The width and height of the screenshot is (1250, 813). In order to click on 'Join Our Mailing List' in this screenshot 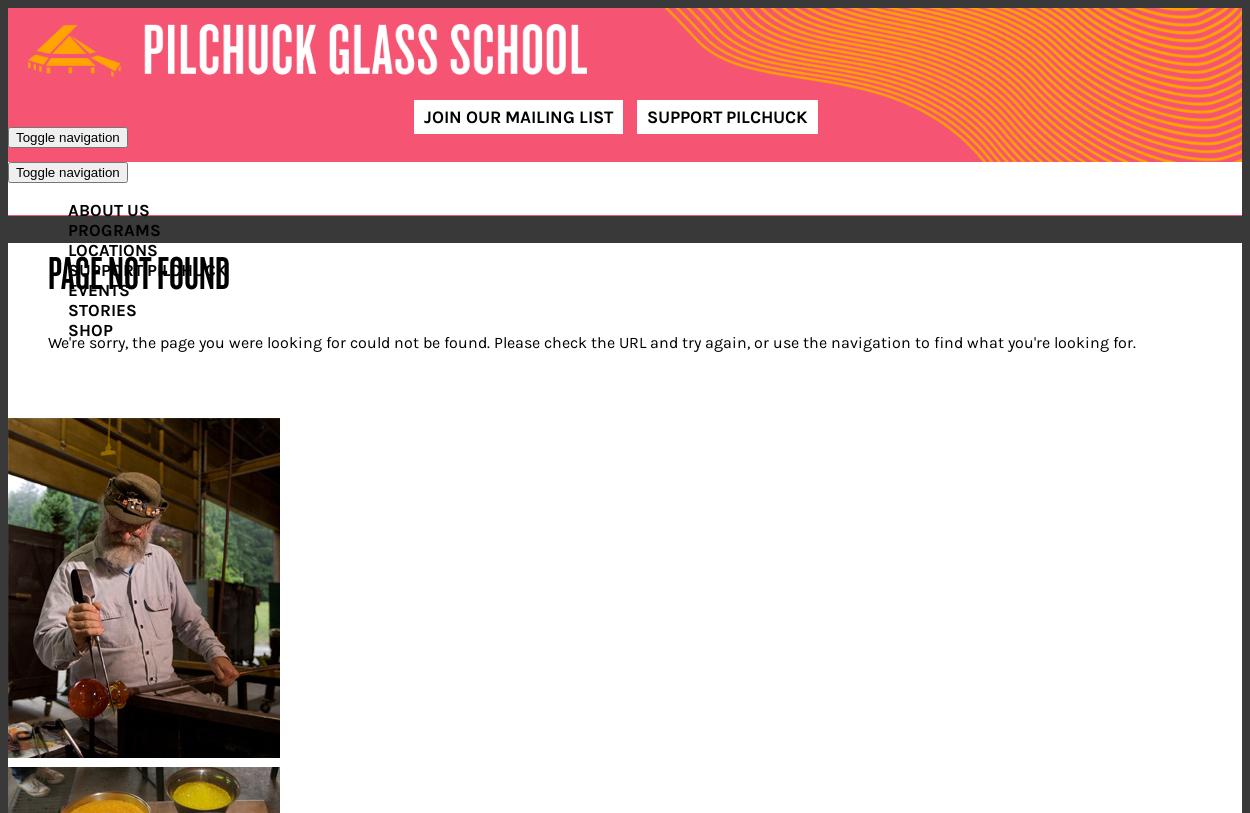, I will do `click(518, 115)`.